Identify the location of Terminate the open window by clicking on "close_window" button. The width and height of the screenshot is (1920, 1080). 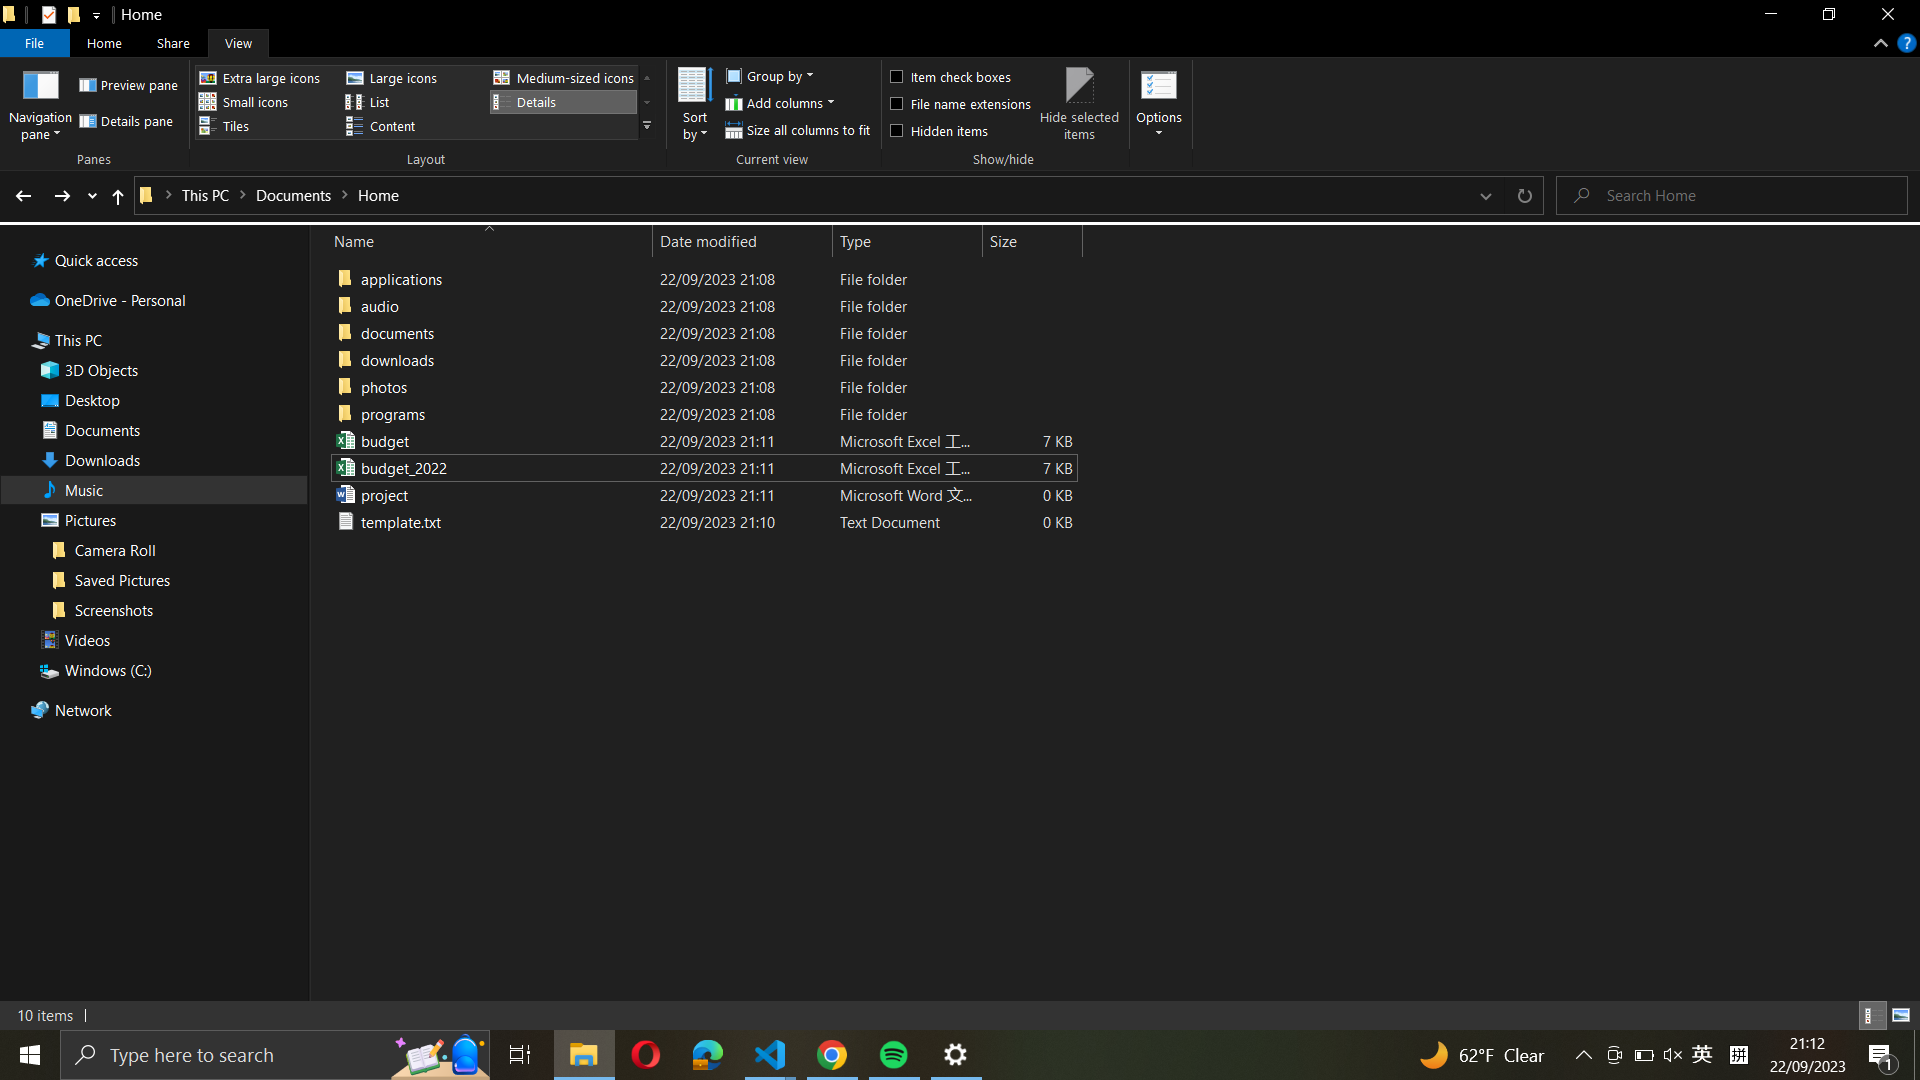
(1886, 17).